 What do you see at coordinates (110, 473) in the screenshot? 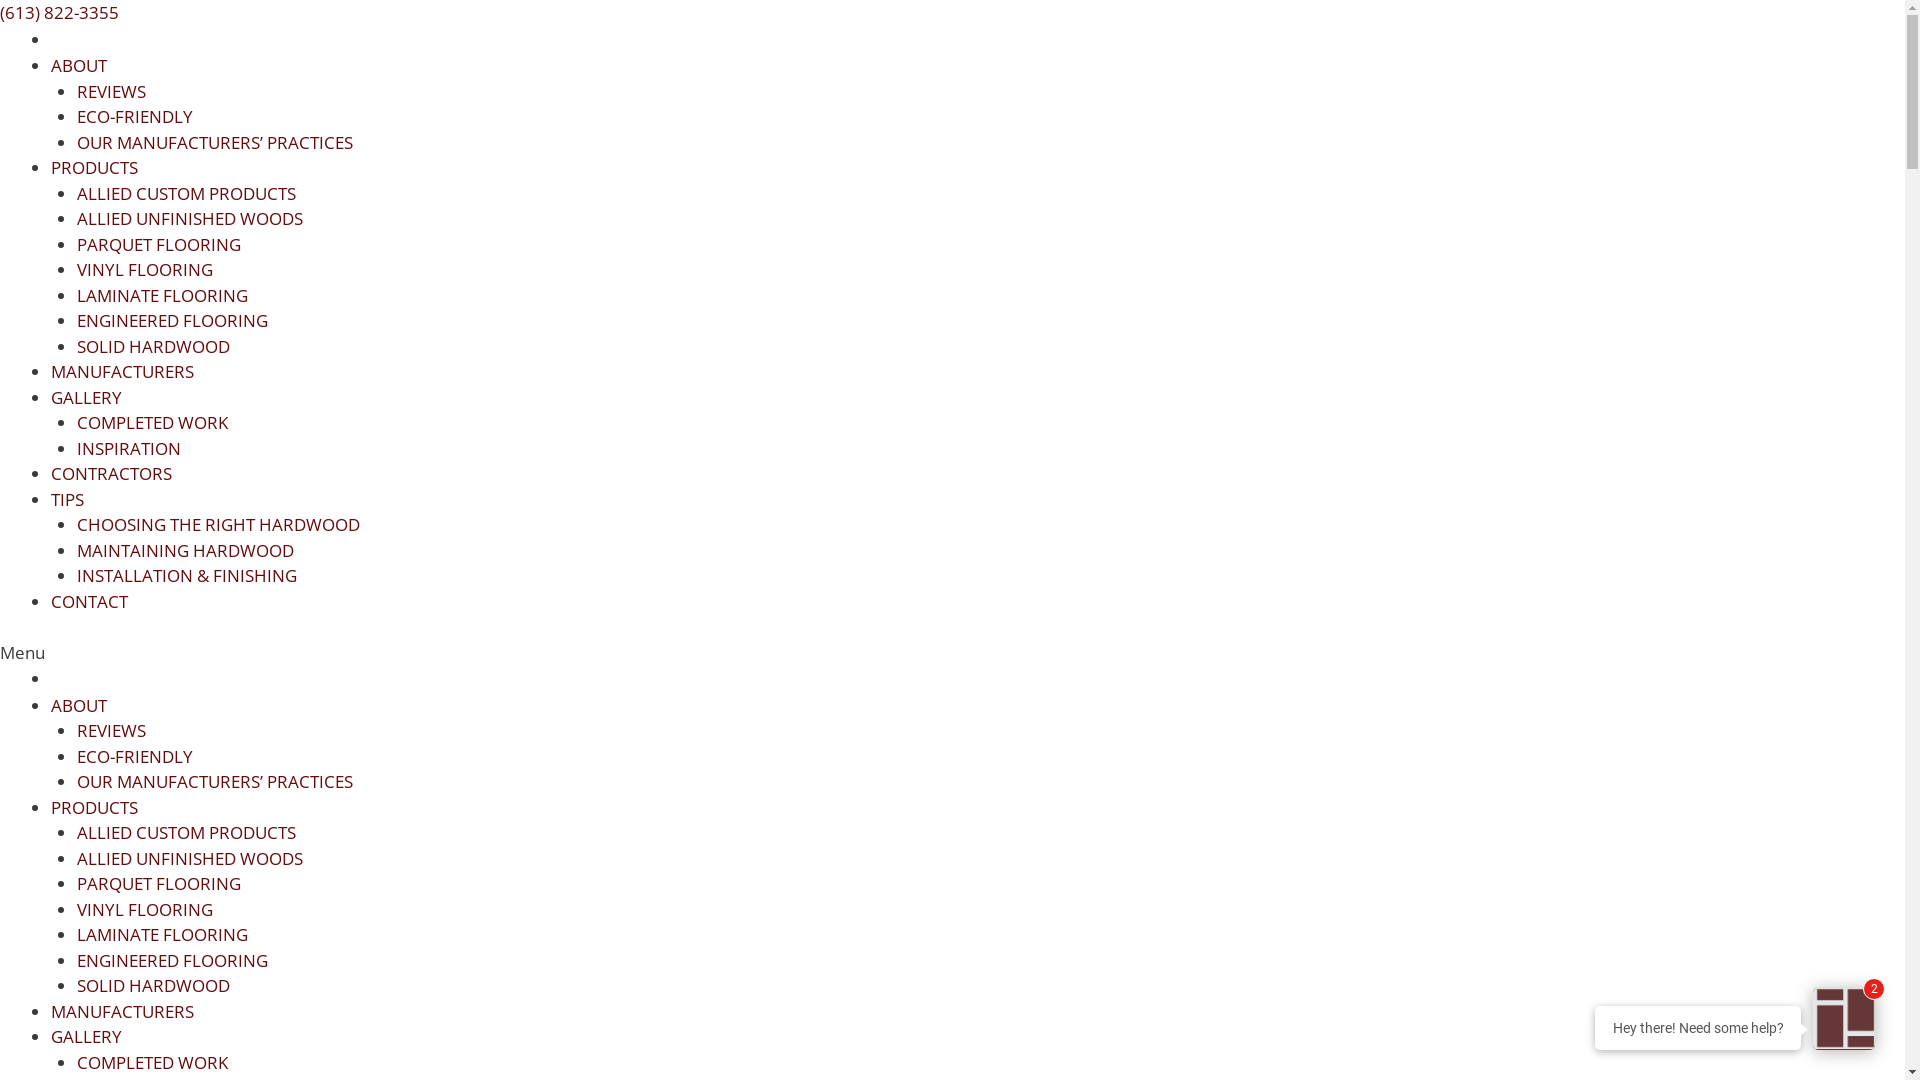
I see `'CONTRACTORS'` at bounding box center [110, 473].